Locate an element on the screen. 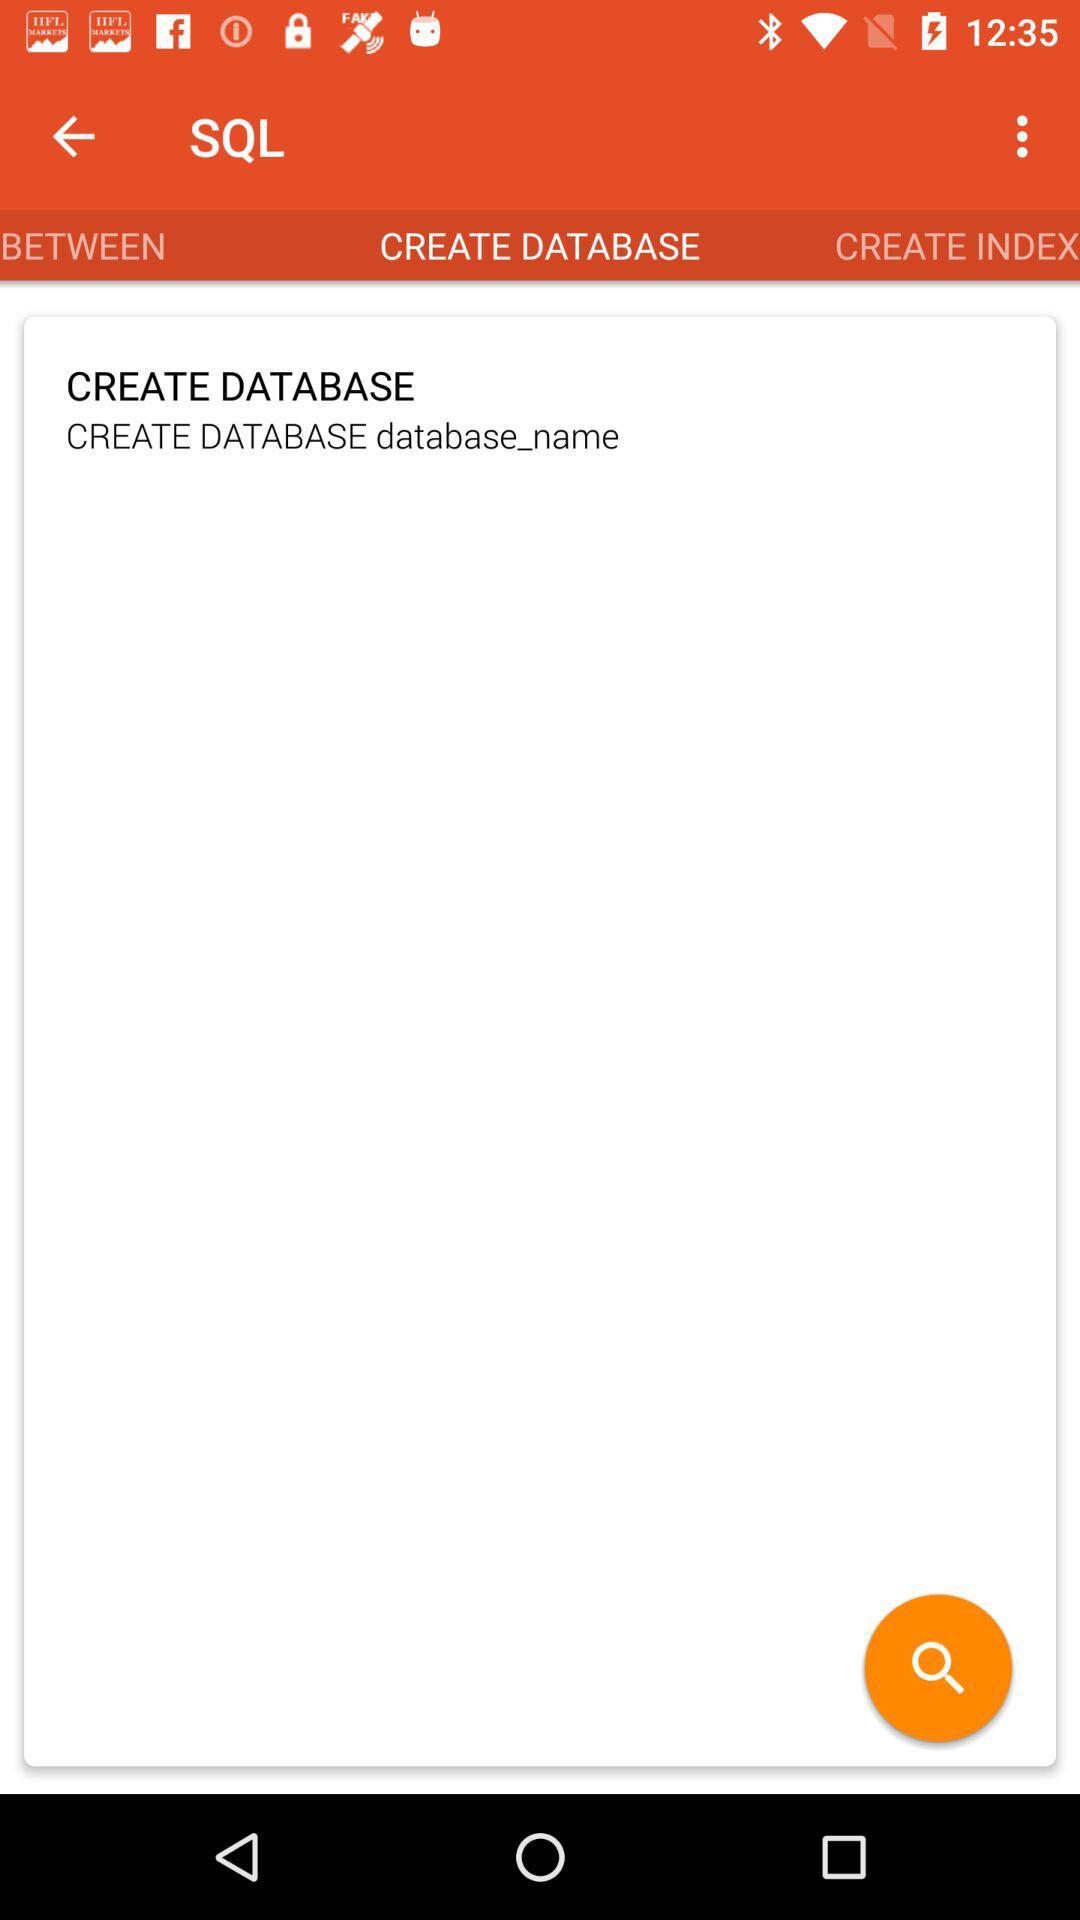 This screenshot has height=1920, width=1080. the item next to the sql app is located at coordinates (72, 135).